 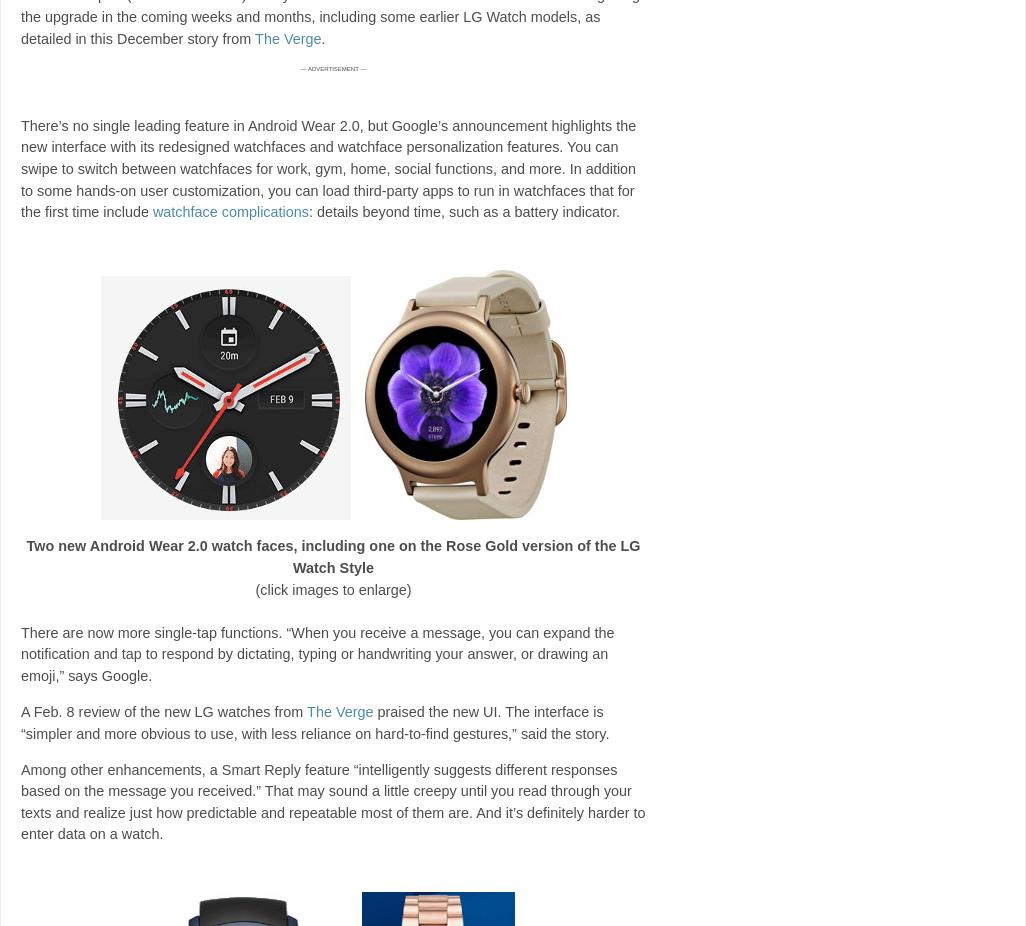 I want to click on 'Among other enhancements, a Smart Reply feature “intelligently suggests different responses based on the message you received.” That may sound a little creepy until you read through your texts and realize just how predictable and repeatable most of them are. And it’s definitely harder to enter data on a watch.', so click(x=333, y=801).